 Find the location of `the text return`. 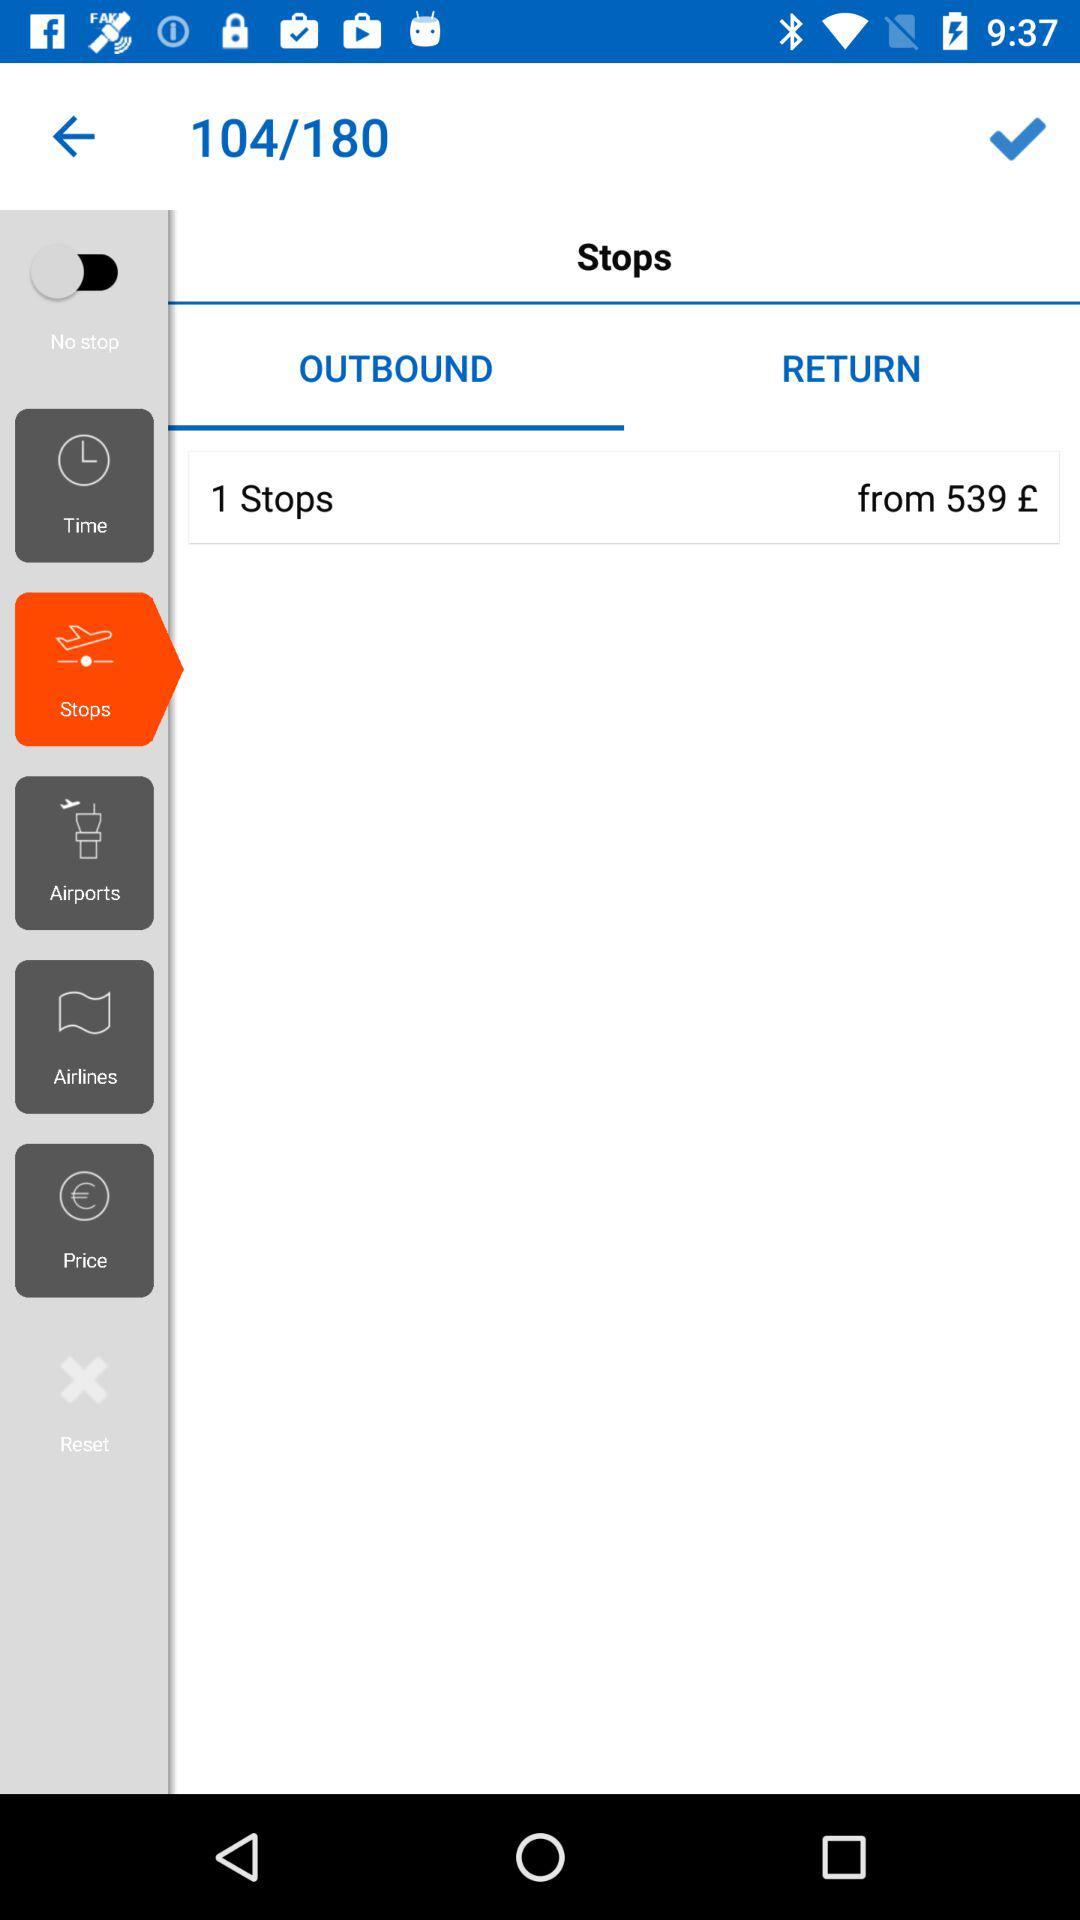

the text return is located at coordinates (852, 368).